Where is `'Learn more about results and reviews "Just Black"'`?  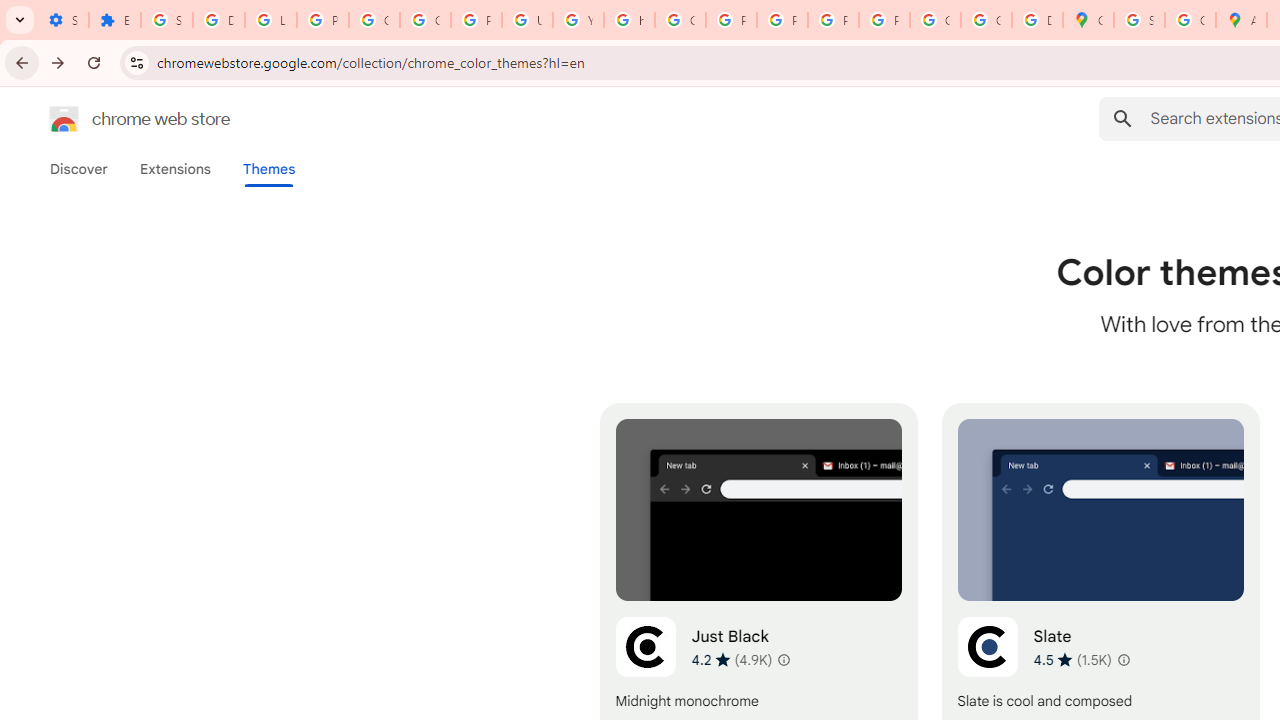
'Learn more about results and reviews "Just Black"' is located at coordinates (783, 659).